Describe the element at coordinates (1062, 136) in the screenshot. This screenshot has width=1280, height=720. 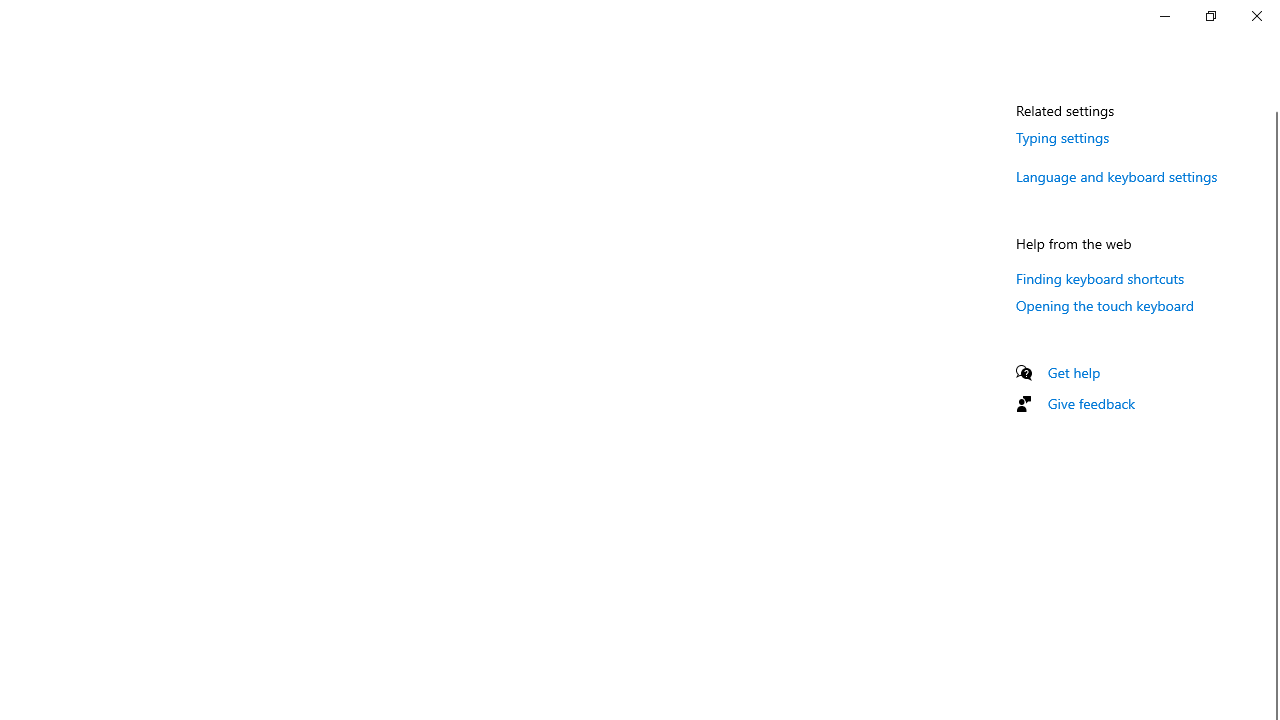
I see `'Typing settings'` at that location.